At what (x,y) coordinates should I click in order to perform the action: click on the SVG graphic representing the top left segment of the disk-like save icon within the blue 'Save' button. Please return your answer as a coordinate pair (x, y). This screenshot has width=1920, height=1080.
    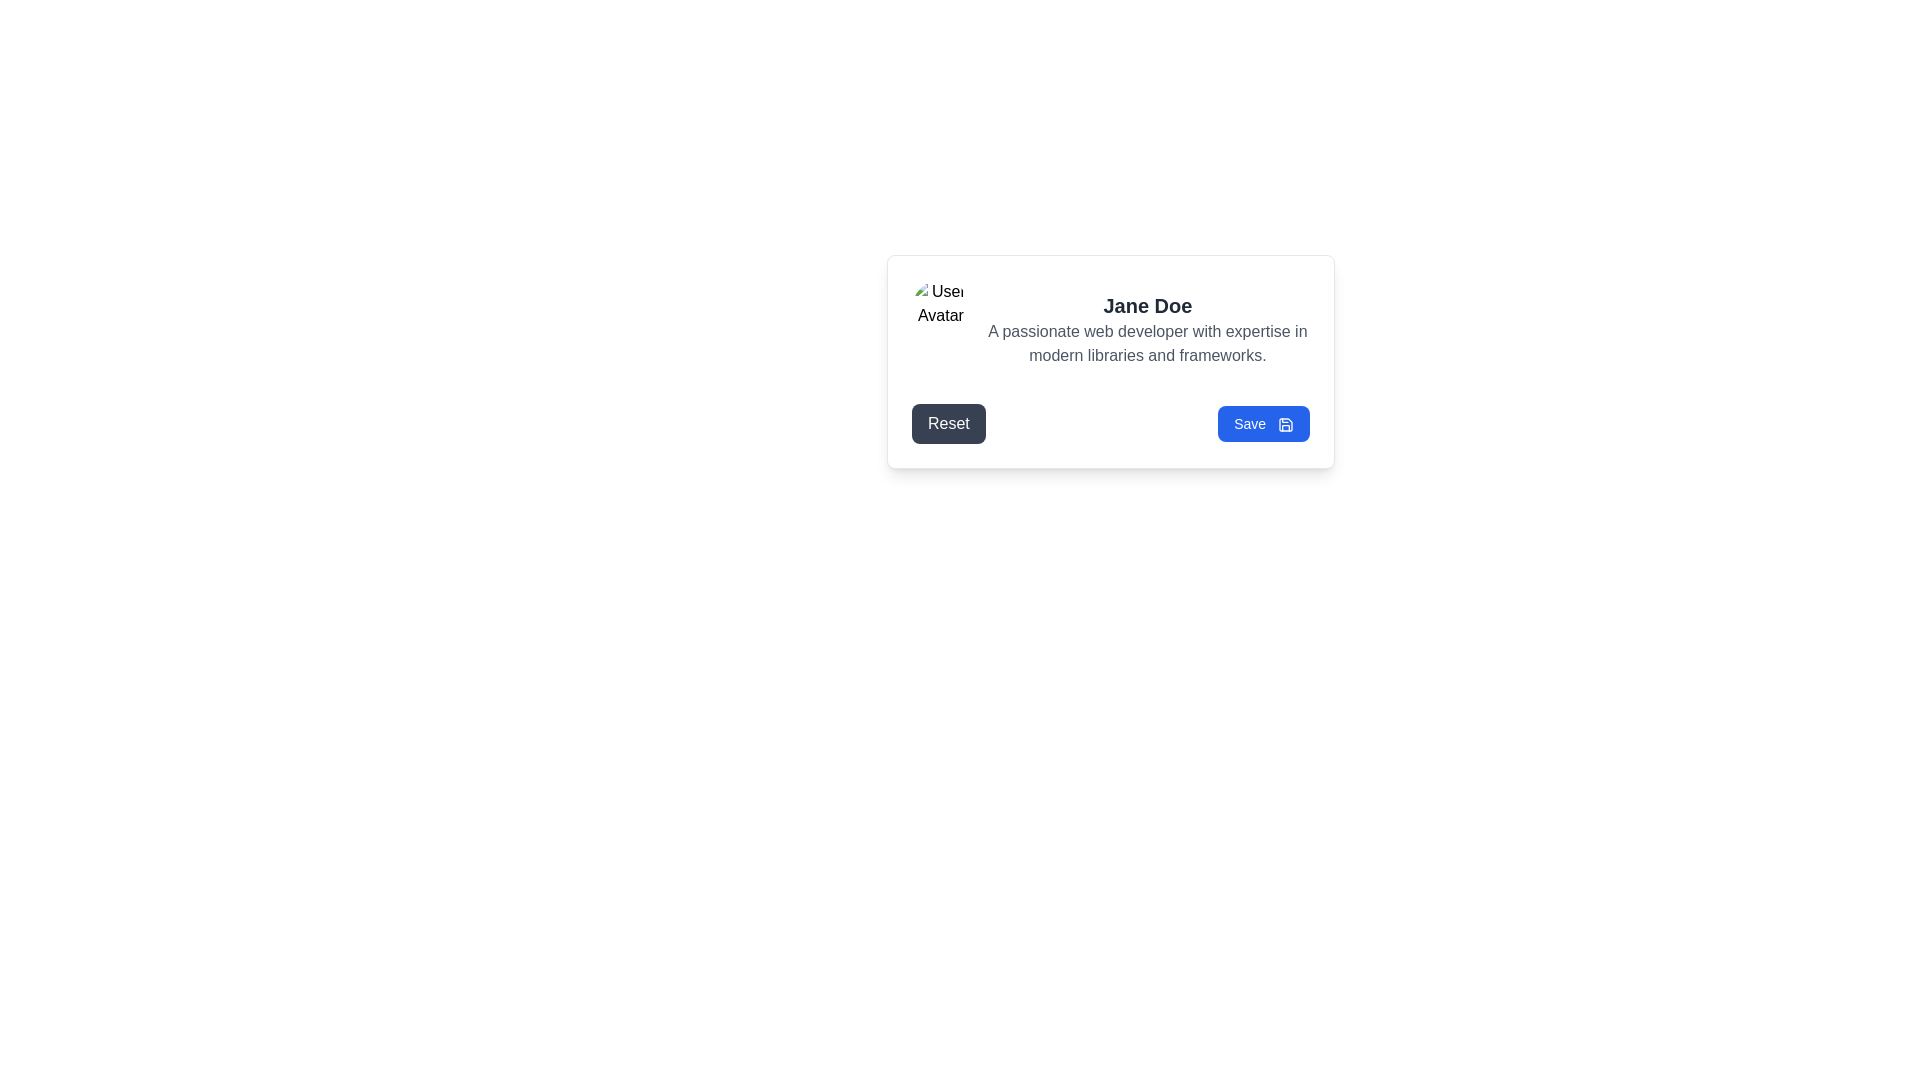
    Looking at the image, I should click on (1286, 423).